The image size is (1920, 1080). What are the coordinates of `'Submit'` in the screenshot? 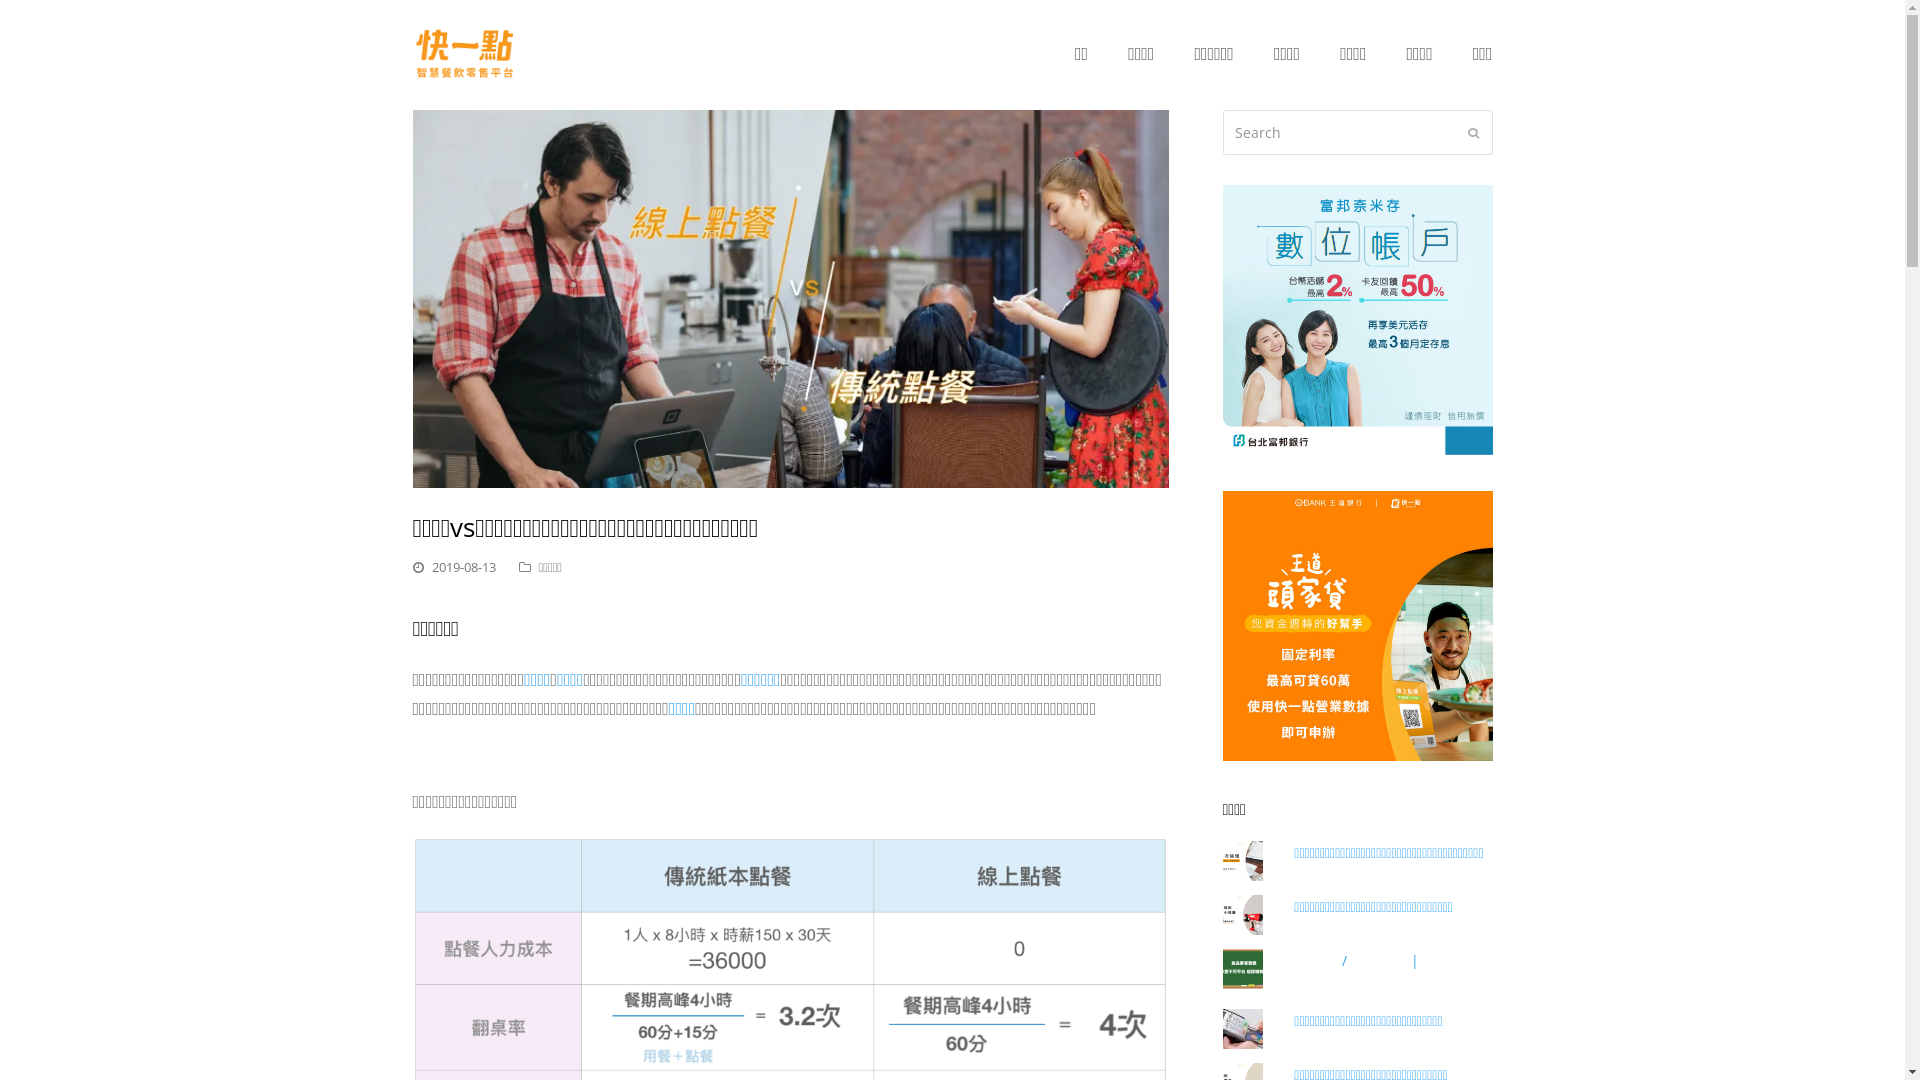 It's located at (1468, 131).